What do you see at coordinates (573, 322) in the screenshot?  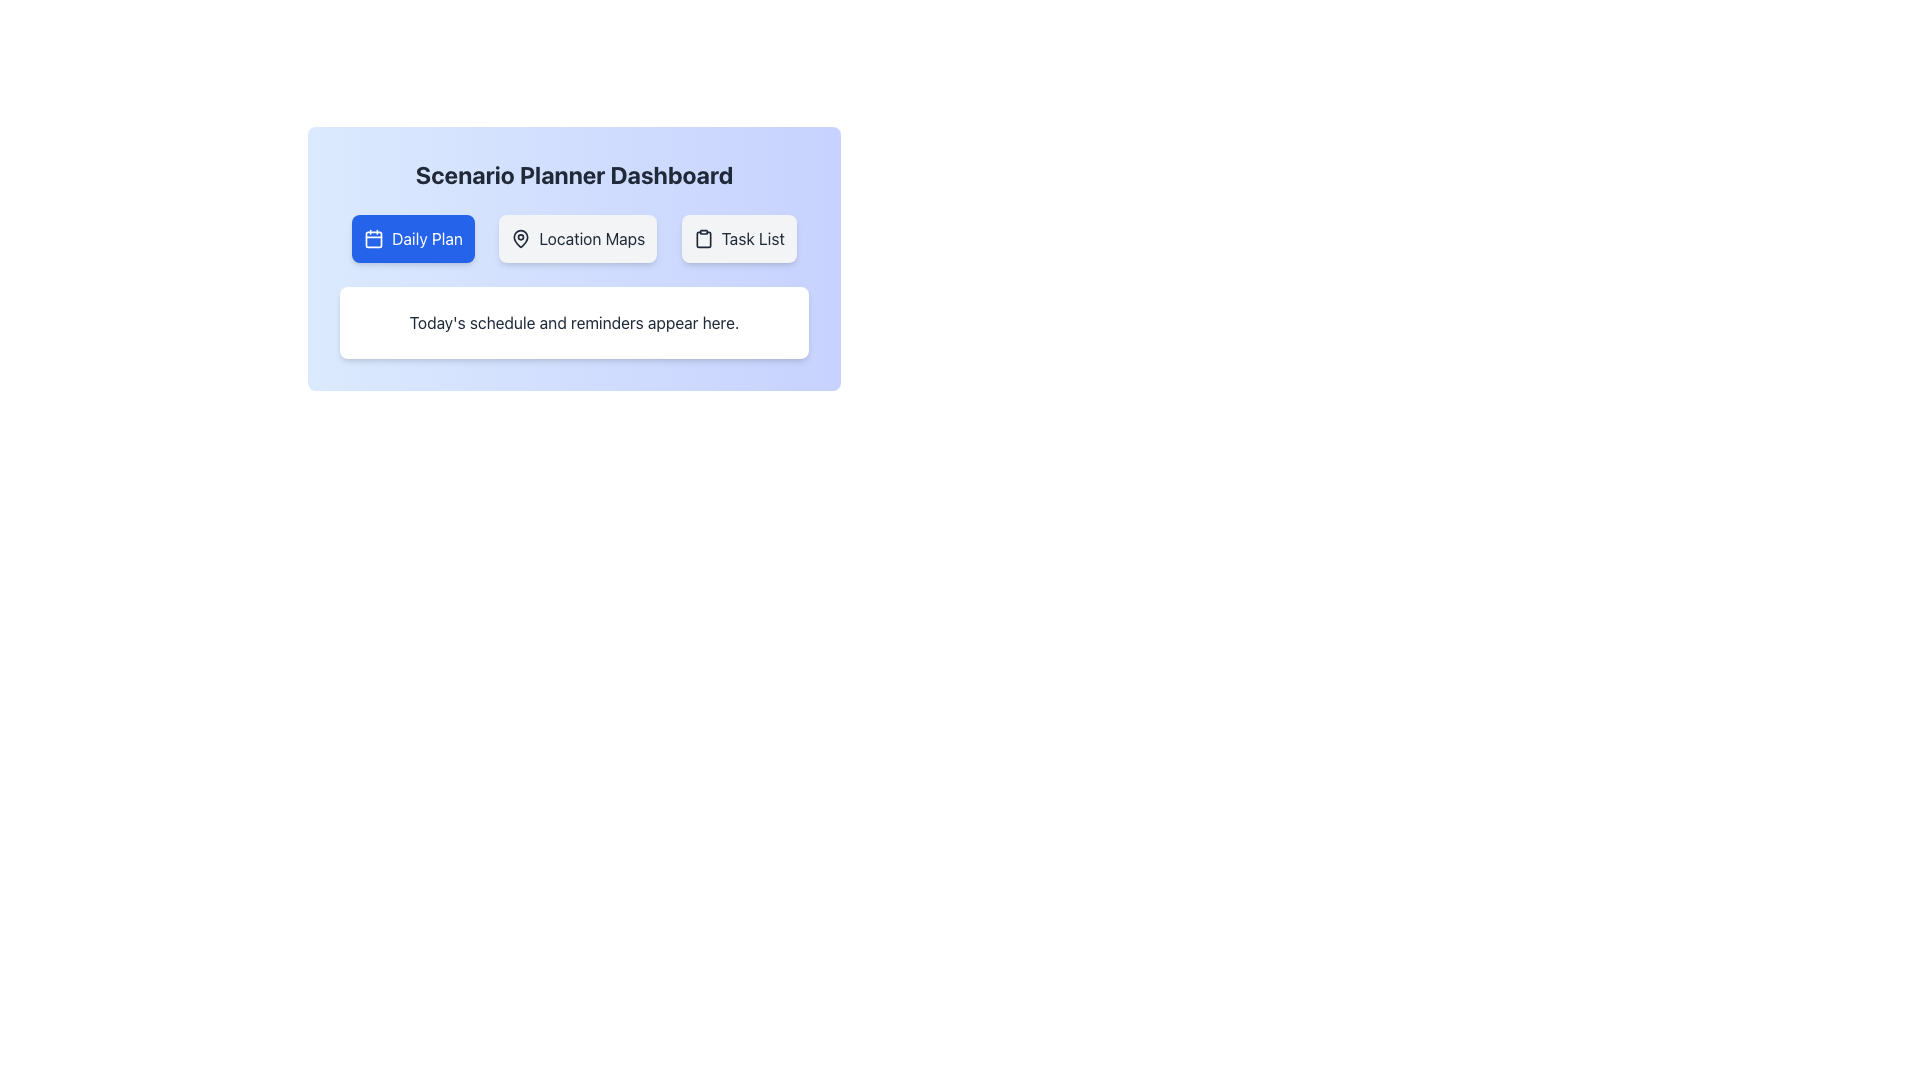 I see `the informational text label located centrally within the white card, below the buttons labeled 'Daily Plan,' 'Location Maps,' and 'Task List.'` at bounding box center [573, 322].